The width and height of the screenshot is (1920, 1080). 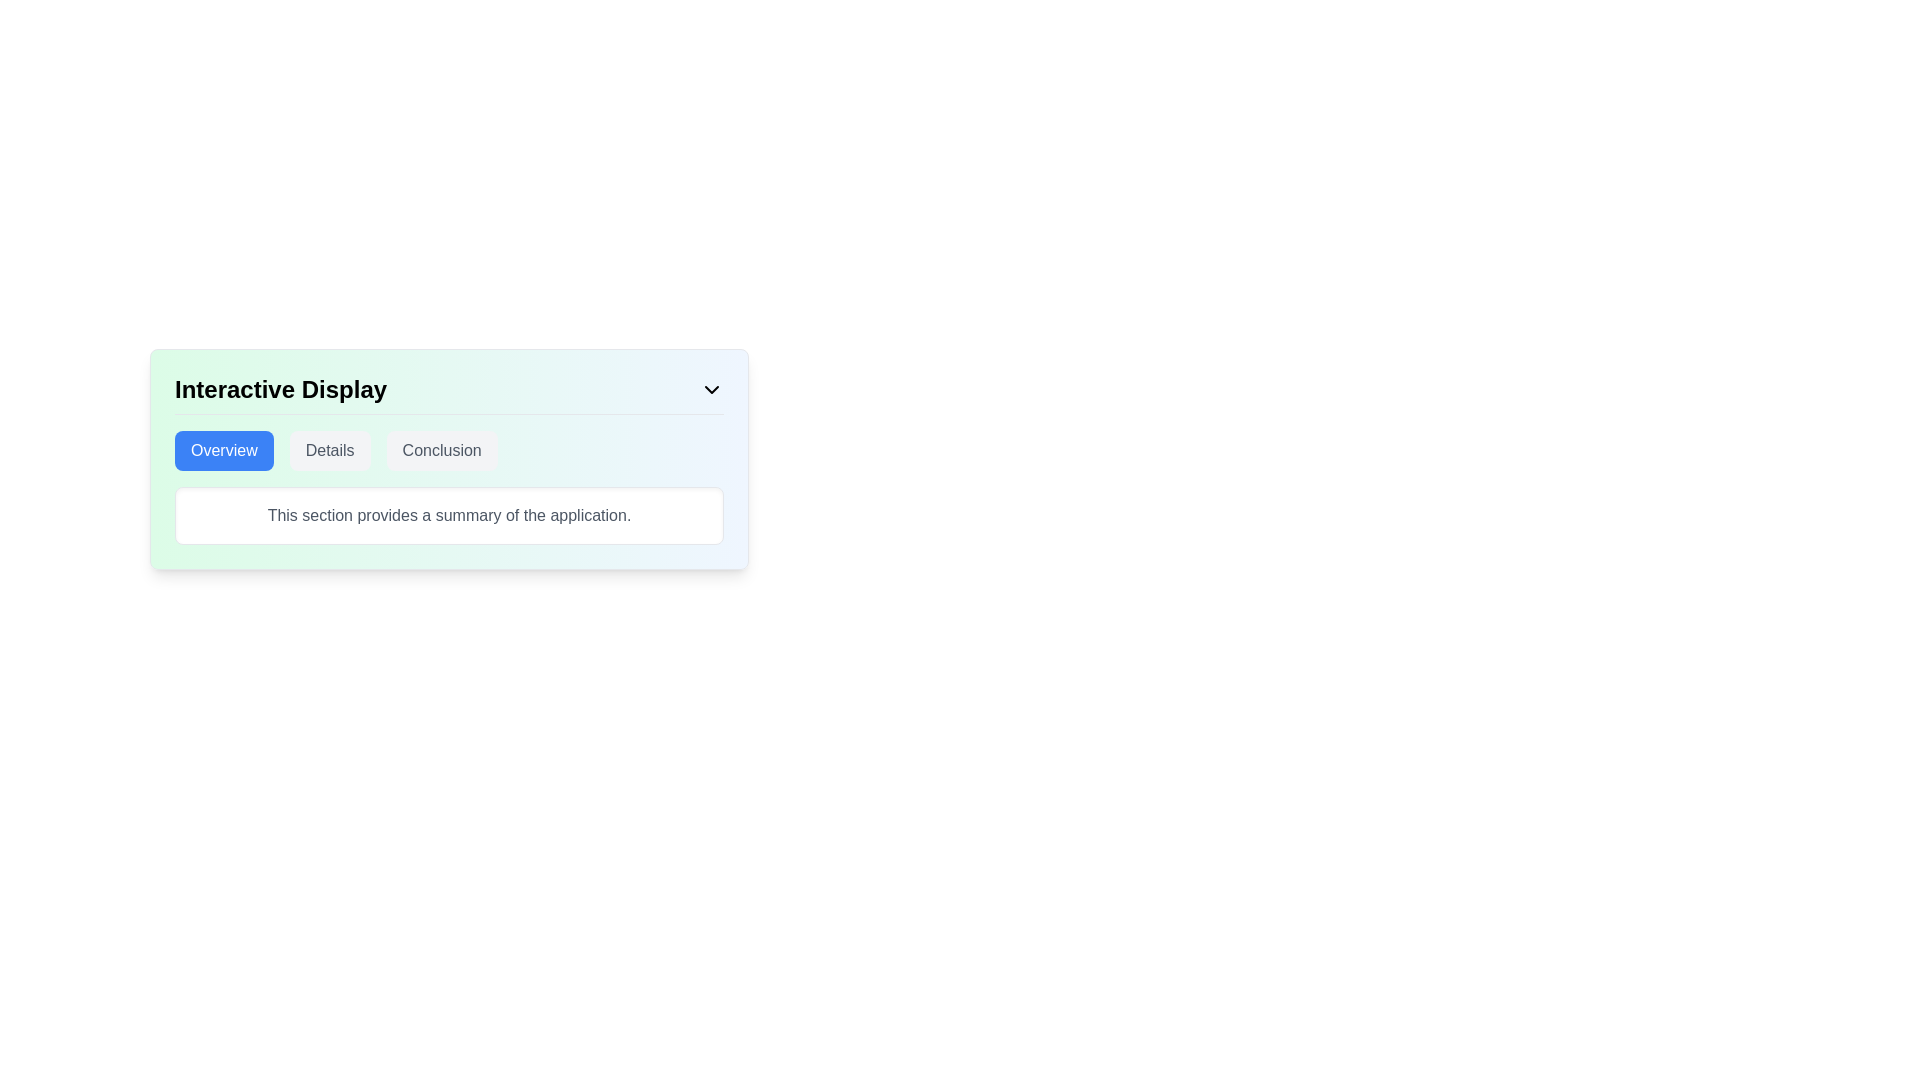 I want to click on the 'Details' button, which is the second button in a row of three buttons located near the top center of the interface, so click(x=330, y=451).